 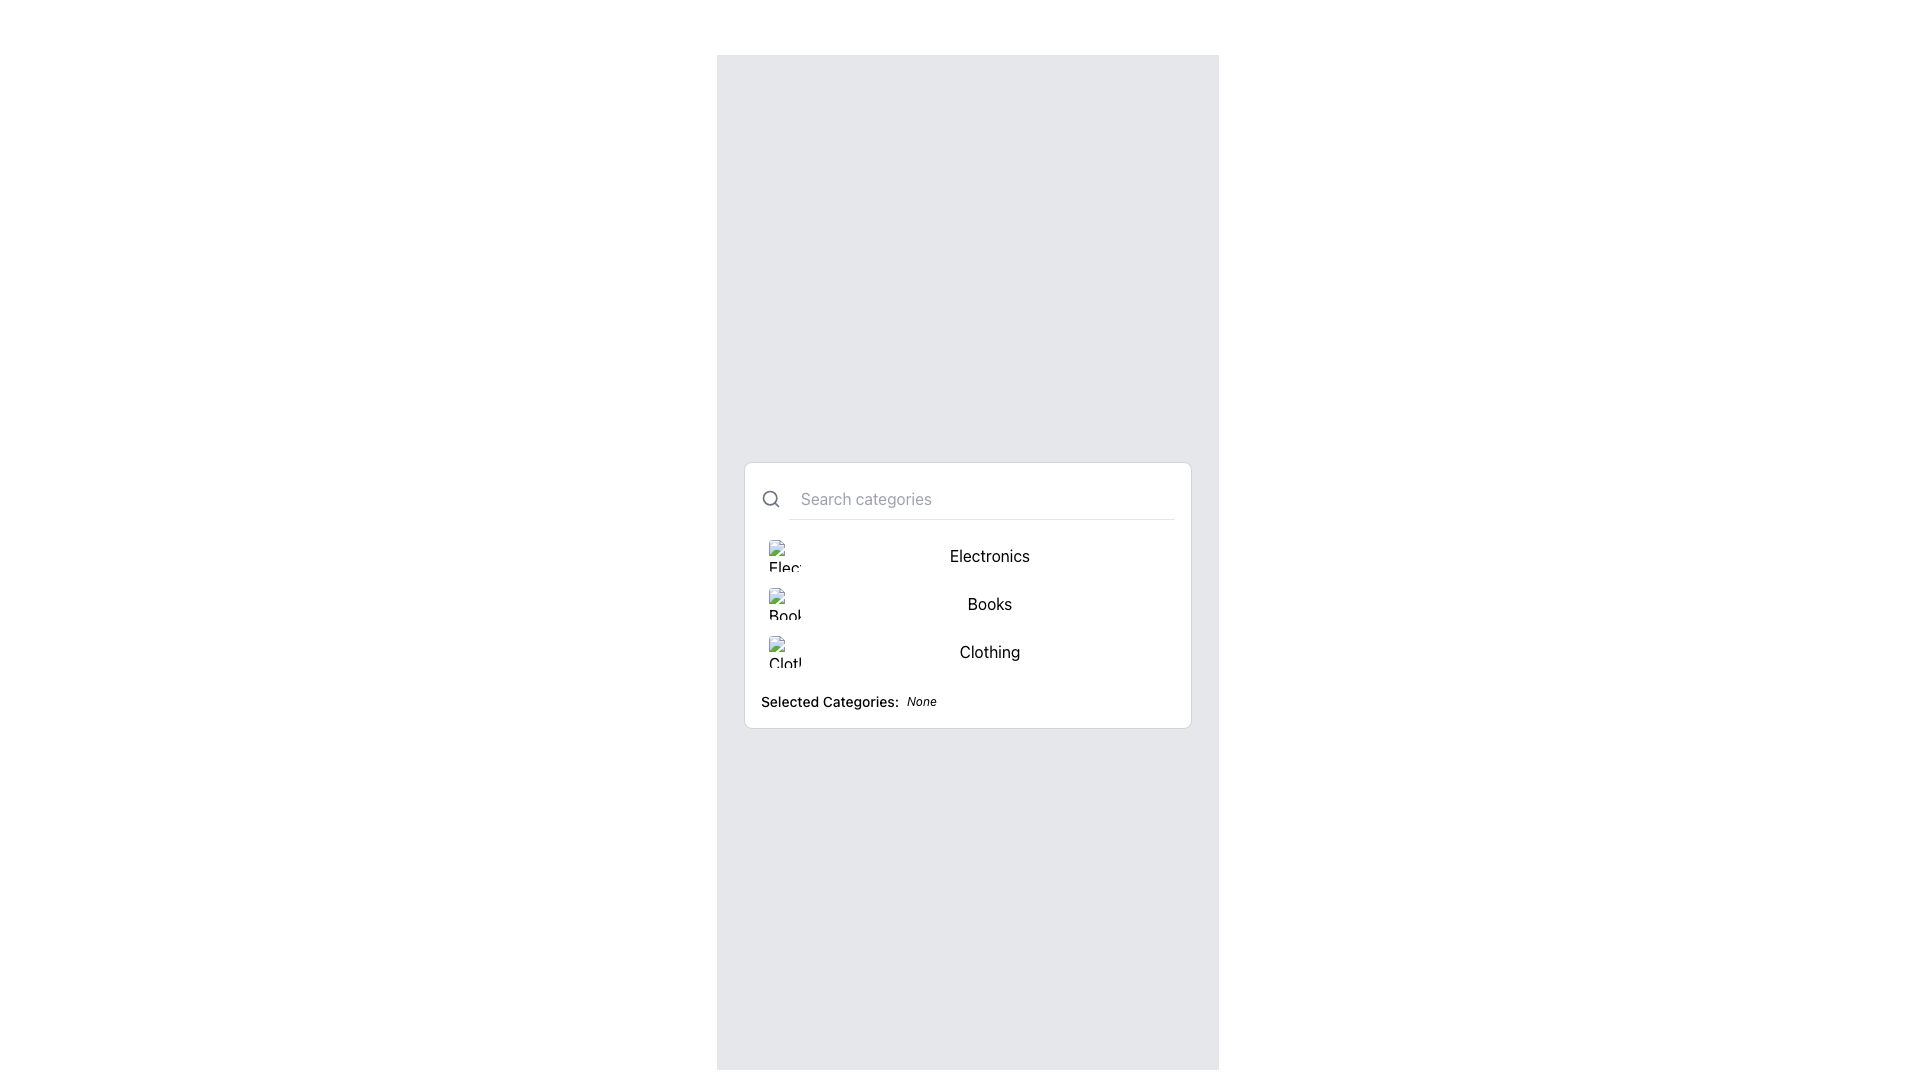 What do you see at coordinates (968, 593) in the screenshot?
I see `the selectable category label for 'Books', which is the second row in the category list located under the search bar` at bounding box center [968, 593].